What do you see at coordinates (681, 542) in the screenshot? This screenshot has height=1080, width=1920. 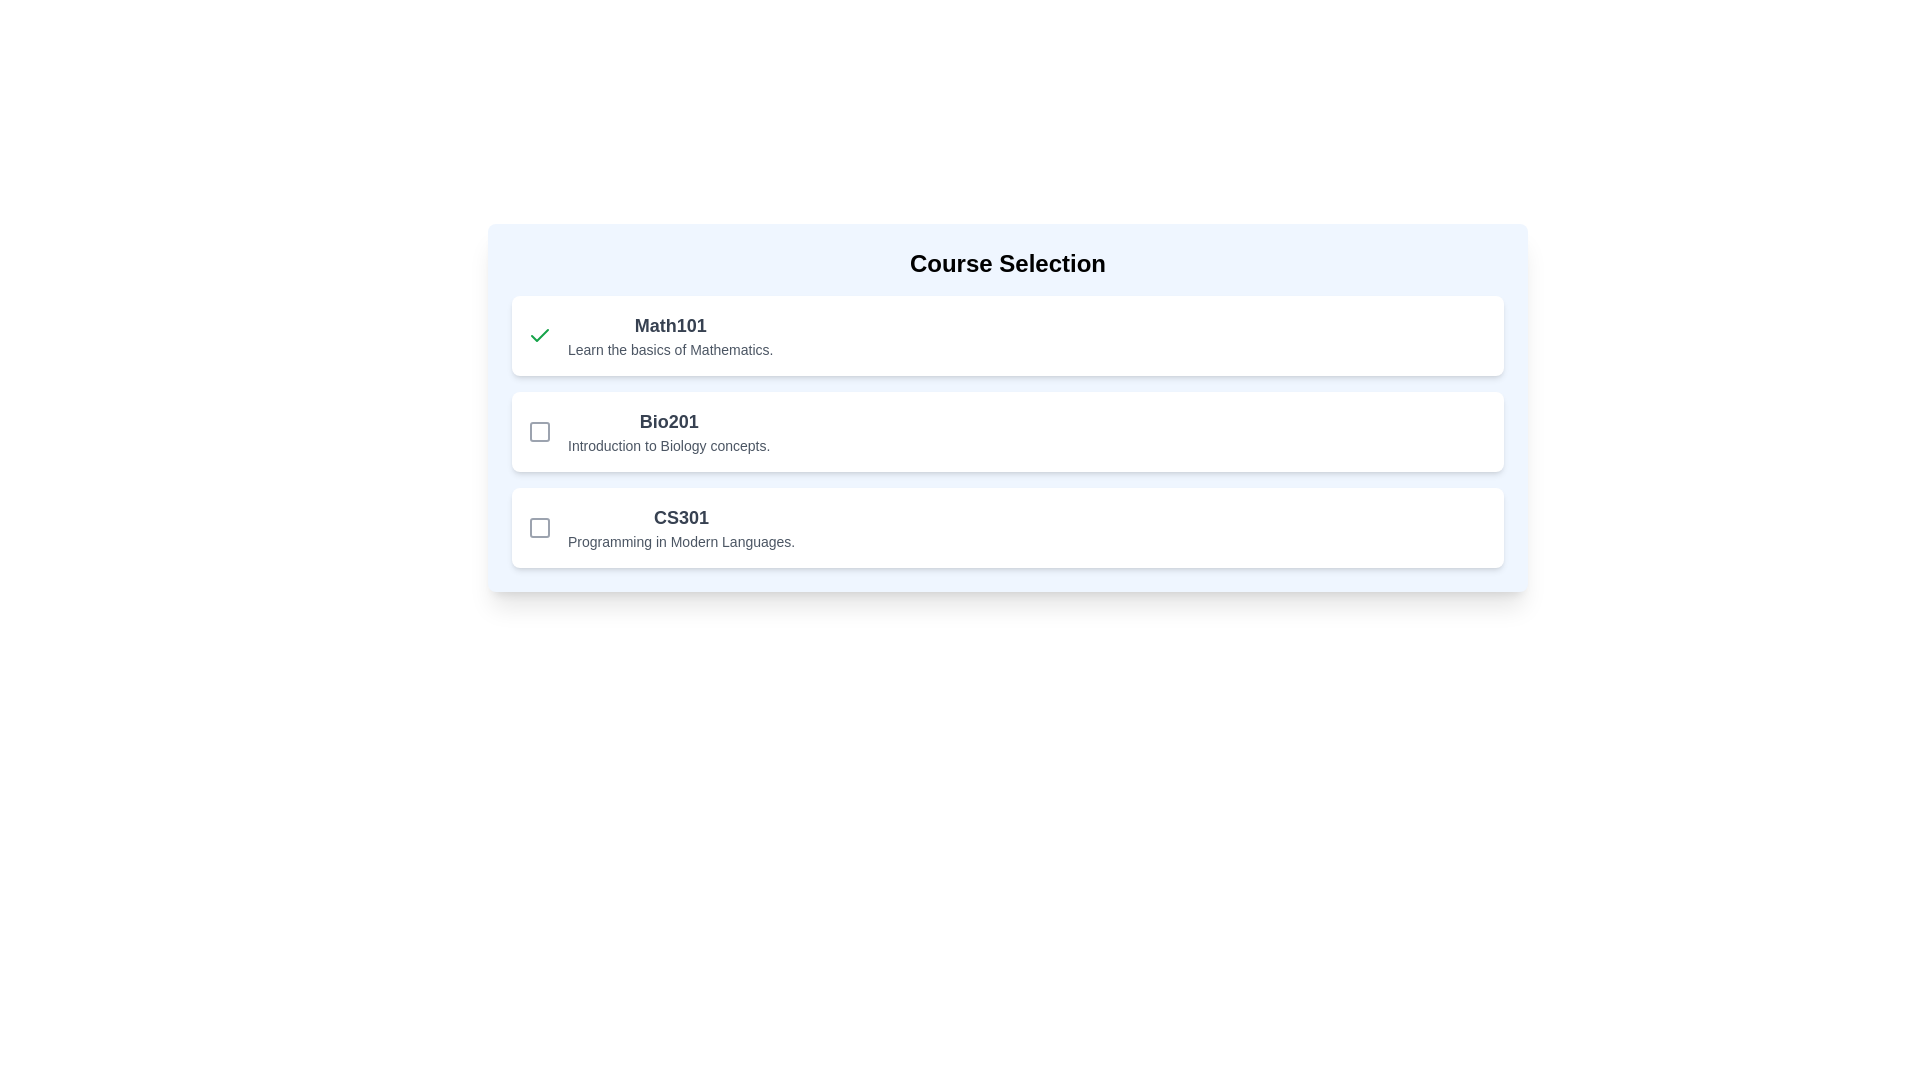 I see `the text element that reads 'Programming in Modern Languages.' located beneath the bold heading 'CS301'` at bounding box center [681, 542].